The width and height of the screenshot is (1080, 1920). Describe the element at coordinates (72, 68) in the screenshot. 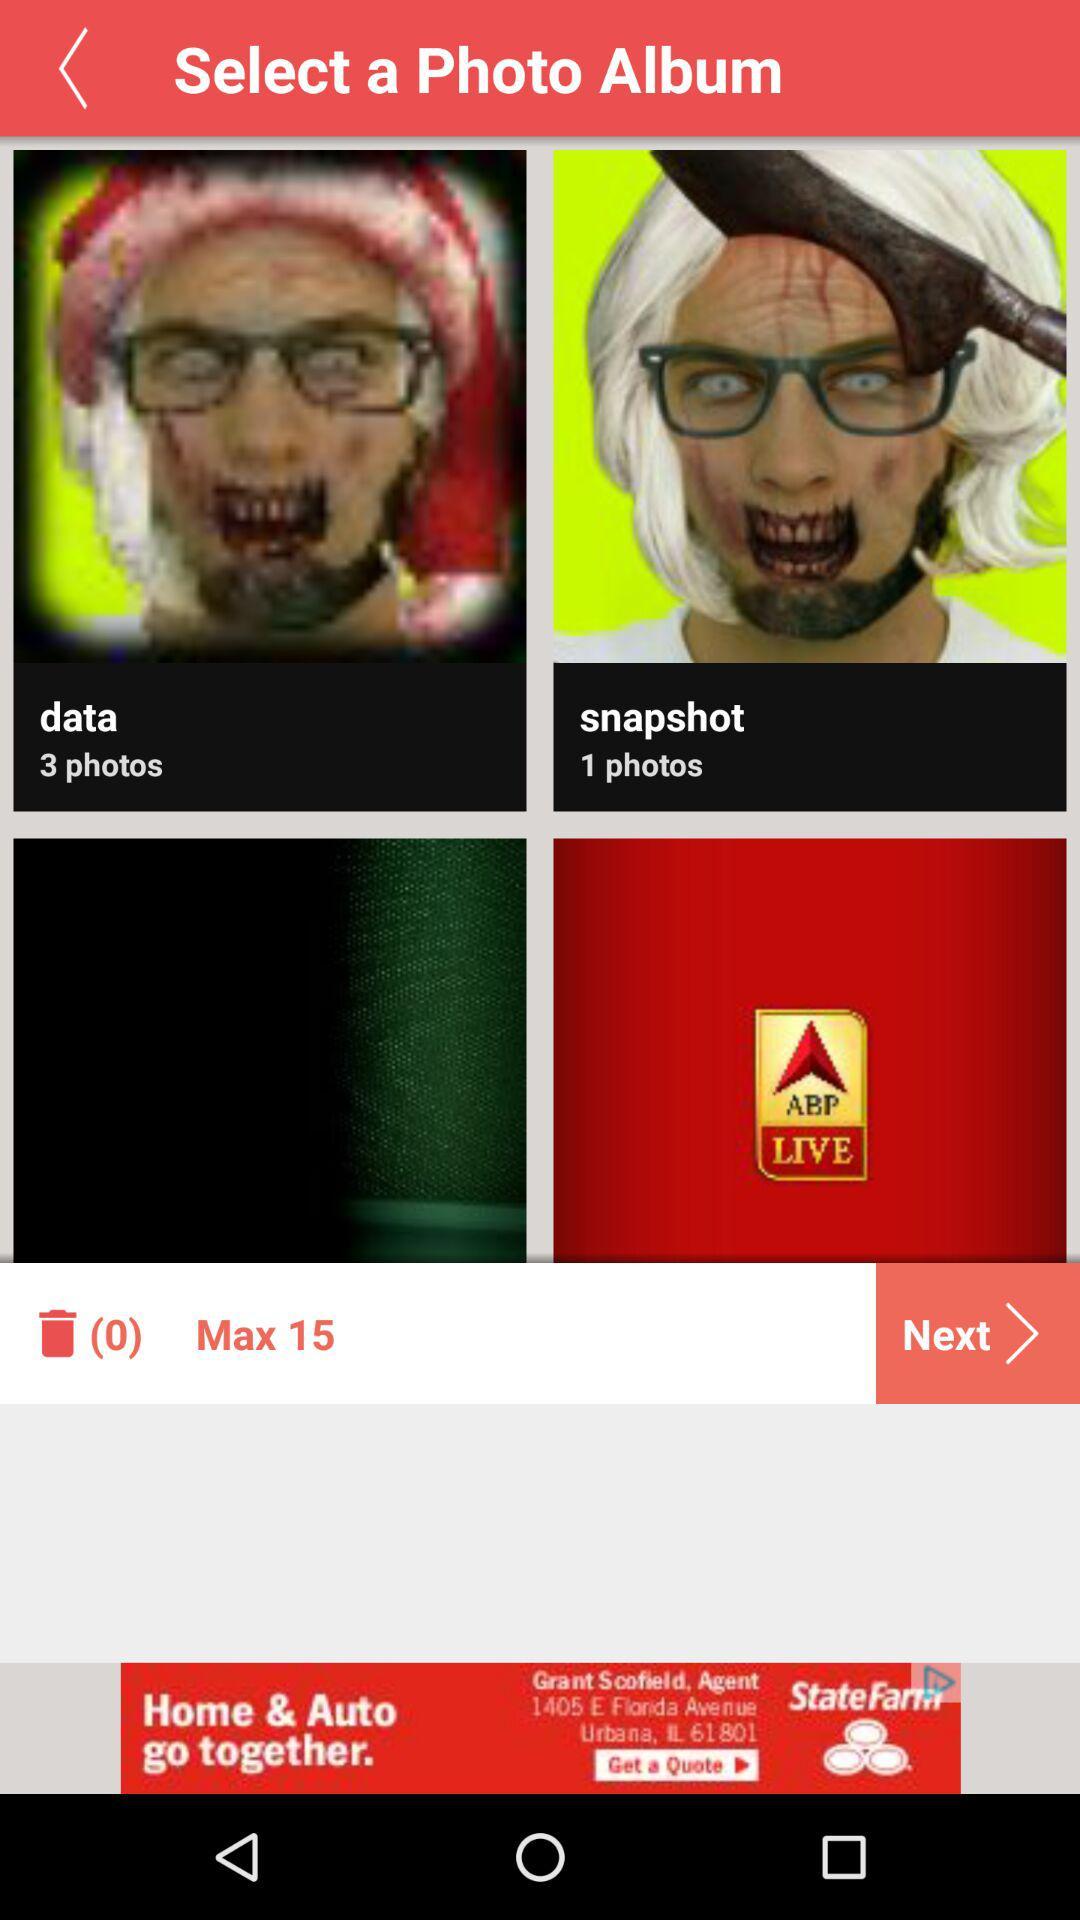

I see `the arrow_backward icon` at that location.